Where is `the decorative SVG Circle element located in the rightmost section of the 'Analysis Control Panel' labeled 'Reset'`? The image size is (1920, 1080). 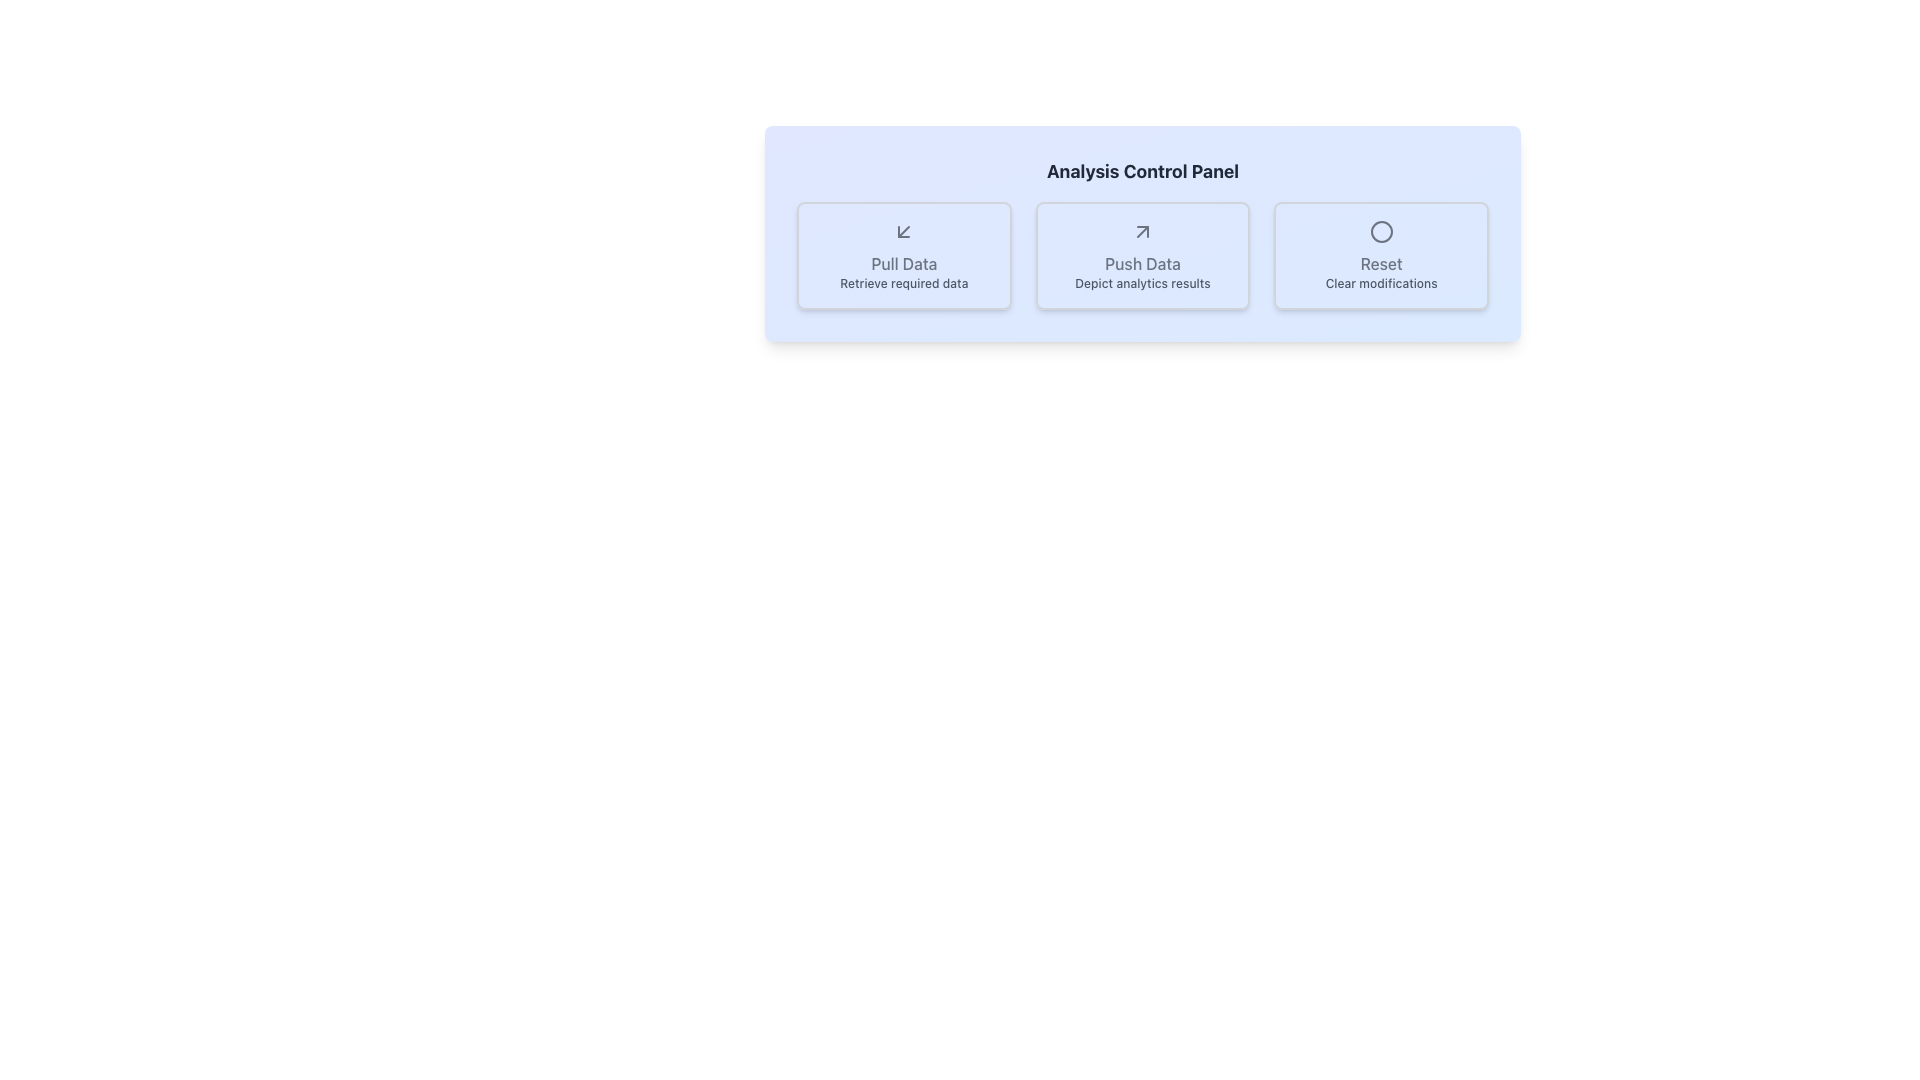 the decorative SVG Circle element located in the rightmost section of the 'Analysis Control Panel' labeled 'Reset' is located at coordinates (1380, 230).